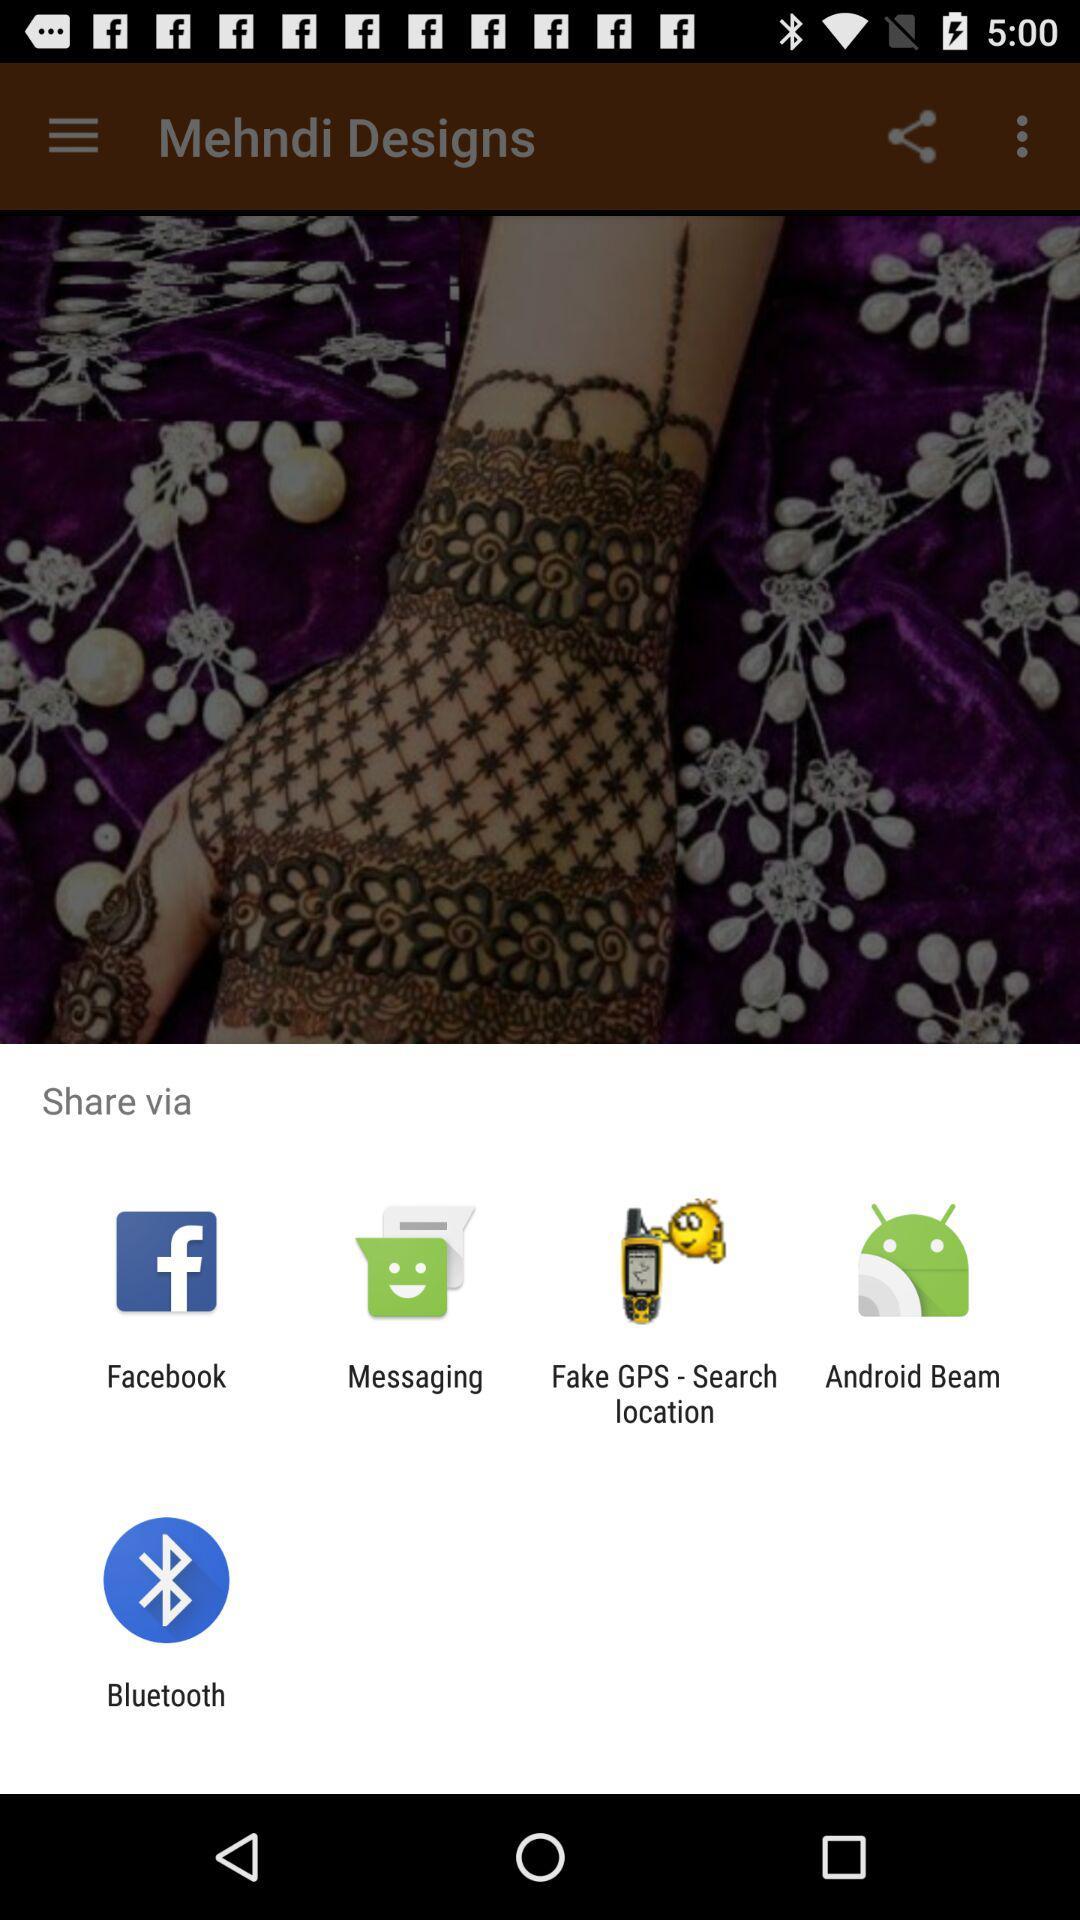 This screenshot has height=1920, width=1080. I want to click on the item to the right of the messaging app, so click(664, 1392).